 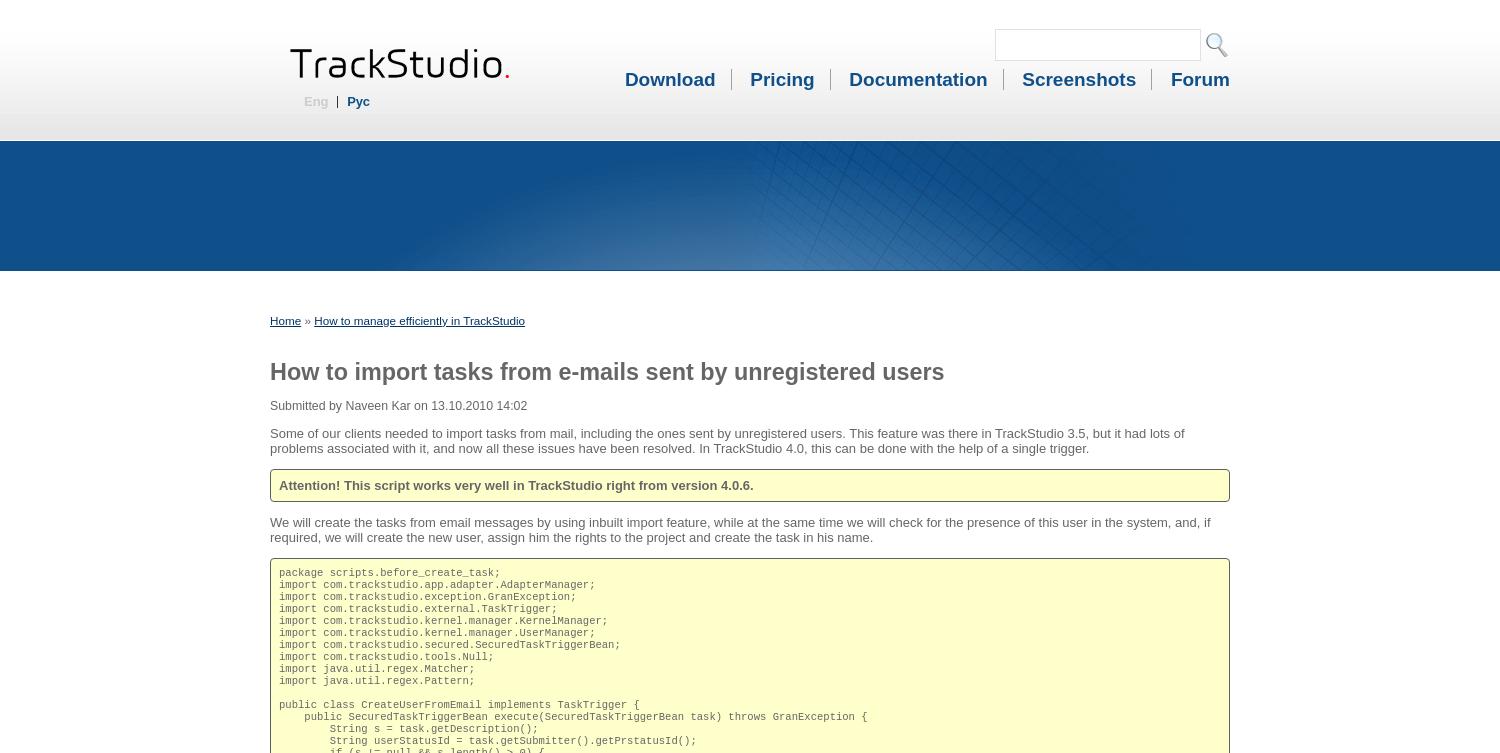 I want to click on 'Some of our clients needed to import tasks from mail, including the ones sent by unregistered users. This feature was there in TrackStudio 3.5, but it had lots of problems associated with it, and now all these issues have been resolved. In TrackStudio 4.0, this can be done with the help of a single trigger.', so click(x=726, y=438).